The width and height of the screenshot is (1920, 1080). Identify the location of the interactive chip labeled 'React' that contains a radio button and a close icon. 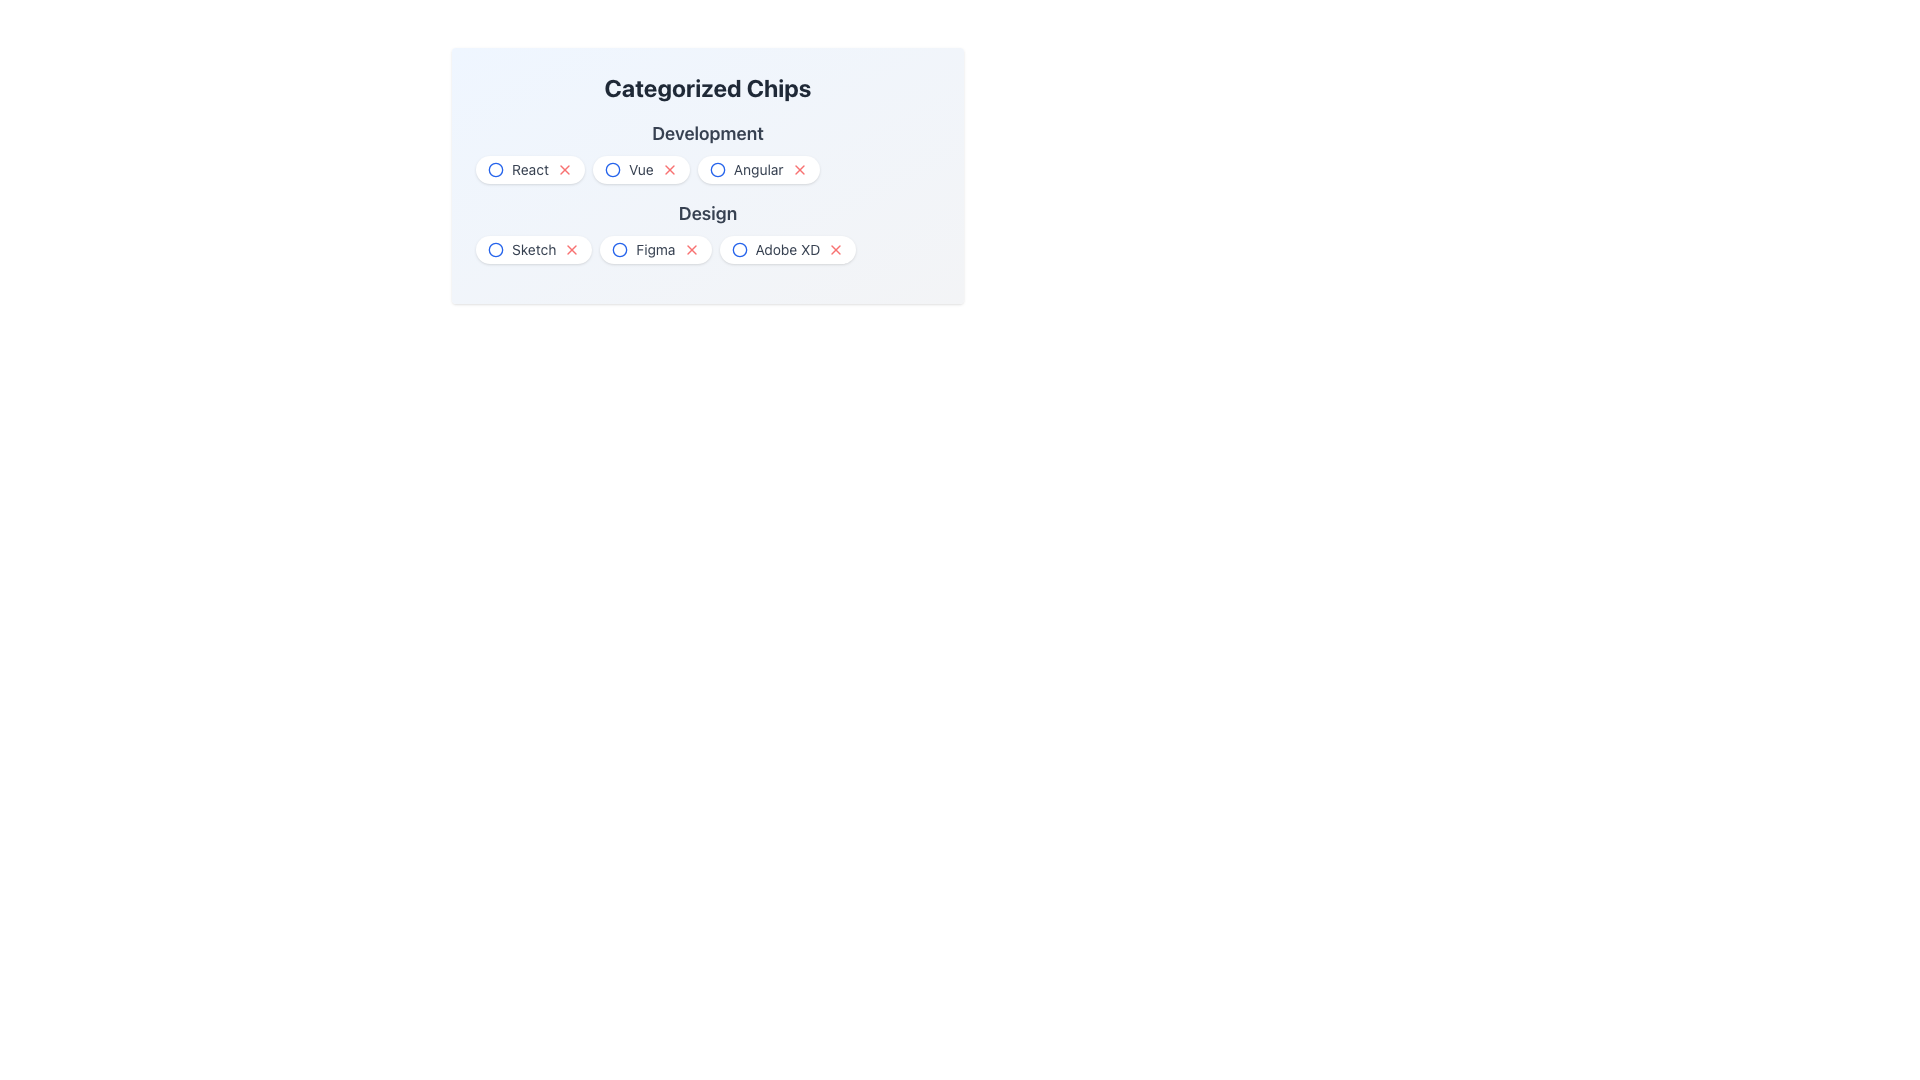
(530, 168).